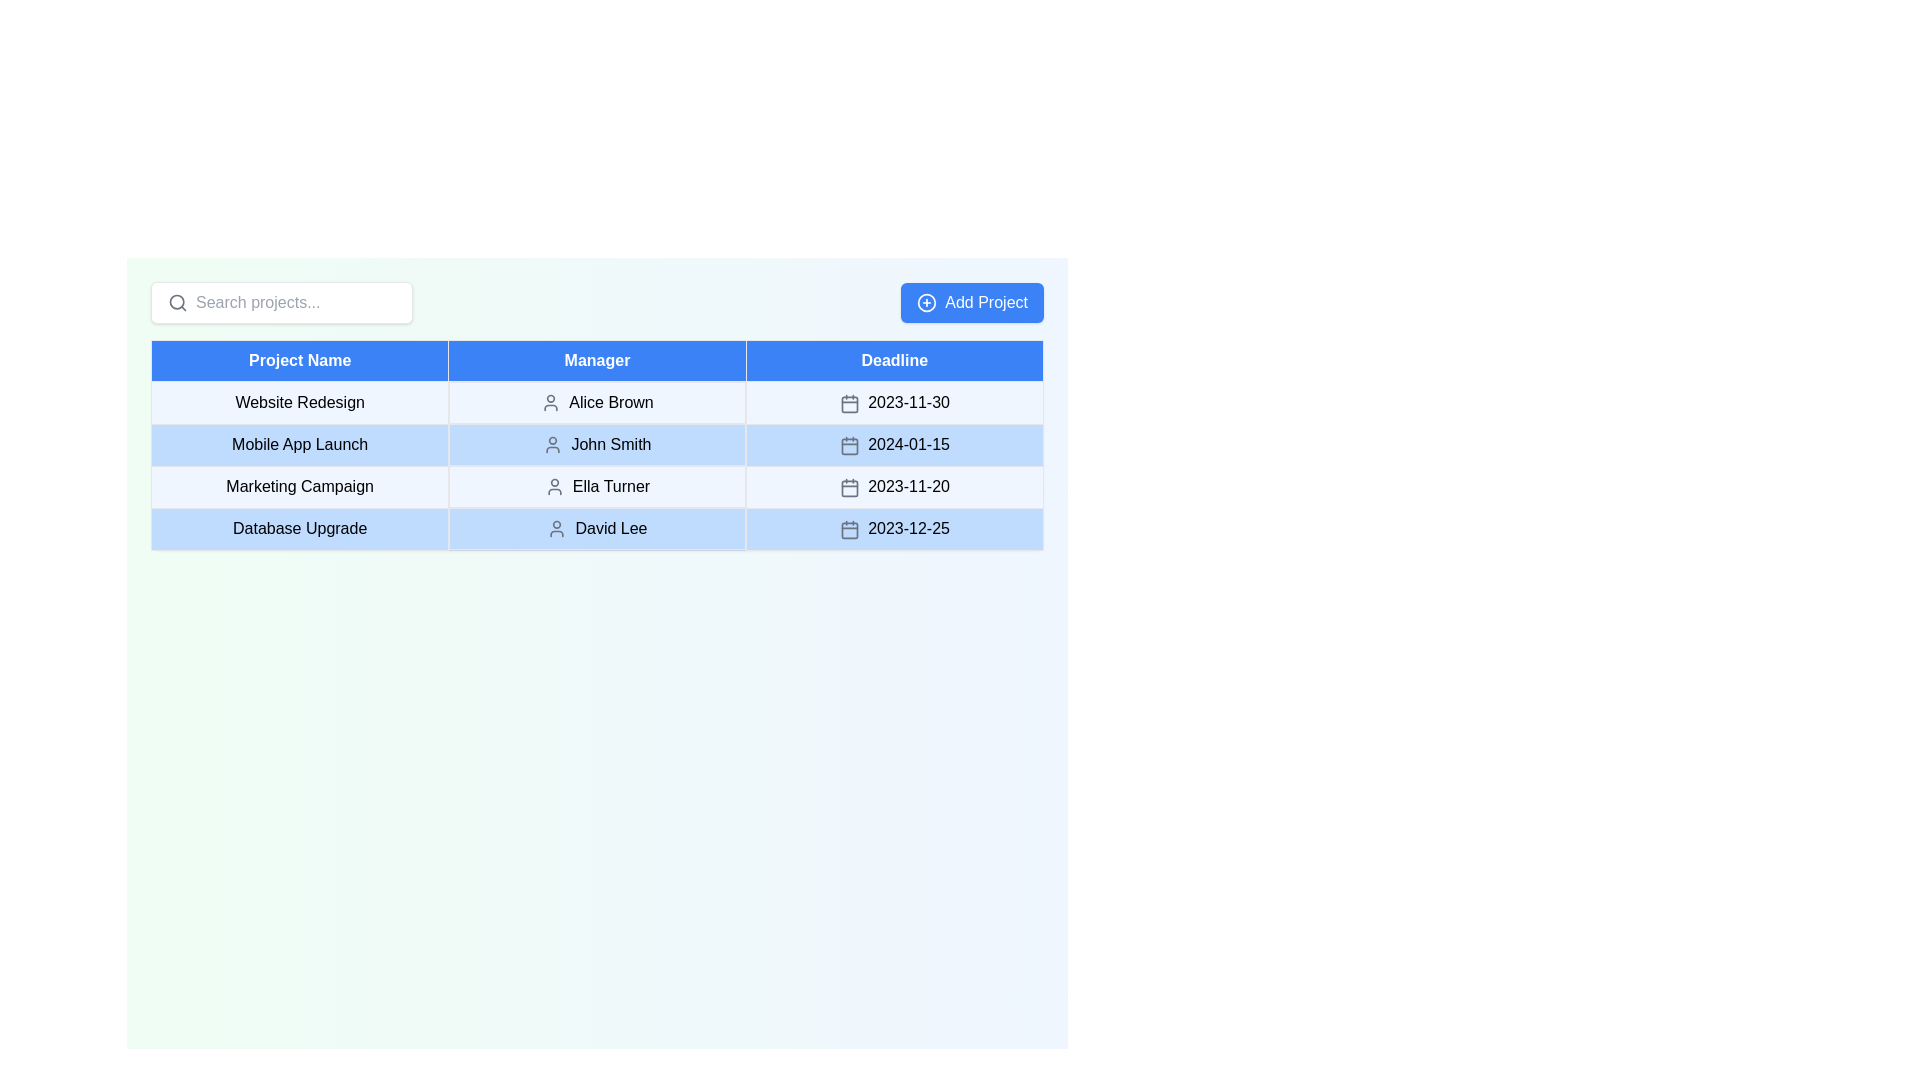 The image size is (1920, 1080). Describe the element at coordinates (596, 443) in the screenshot. I see `the Text Cell with Icon that displays the manager's name in the second row of the table under the 'Manager' column` at that location.